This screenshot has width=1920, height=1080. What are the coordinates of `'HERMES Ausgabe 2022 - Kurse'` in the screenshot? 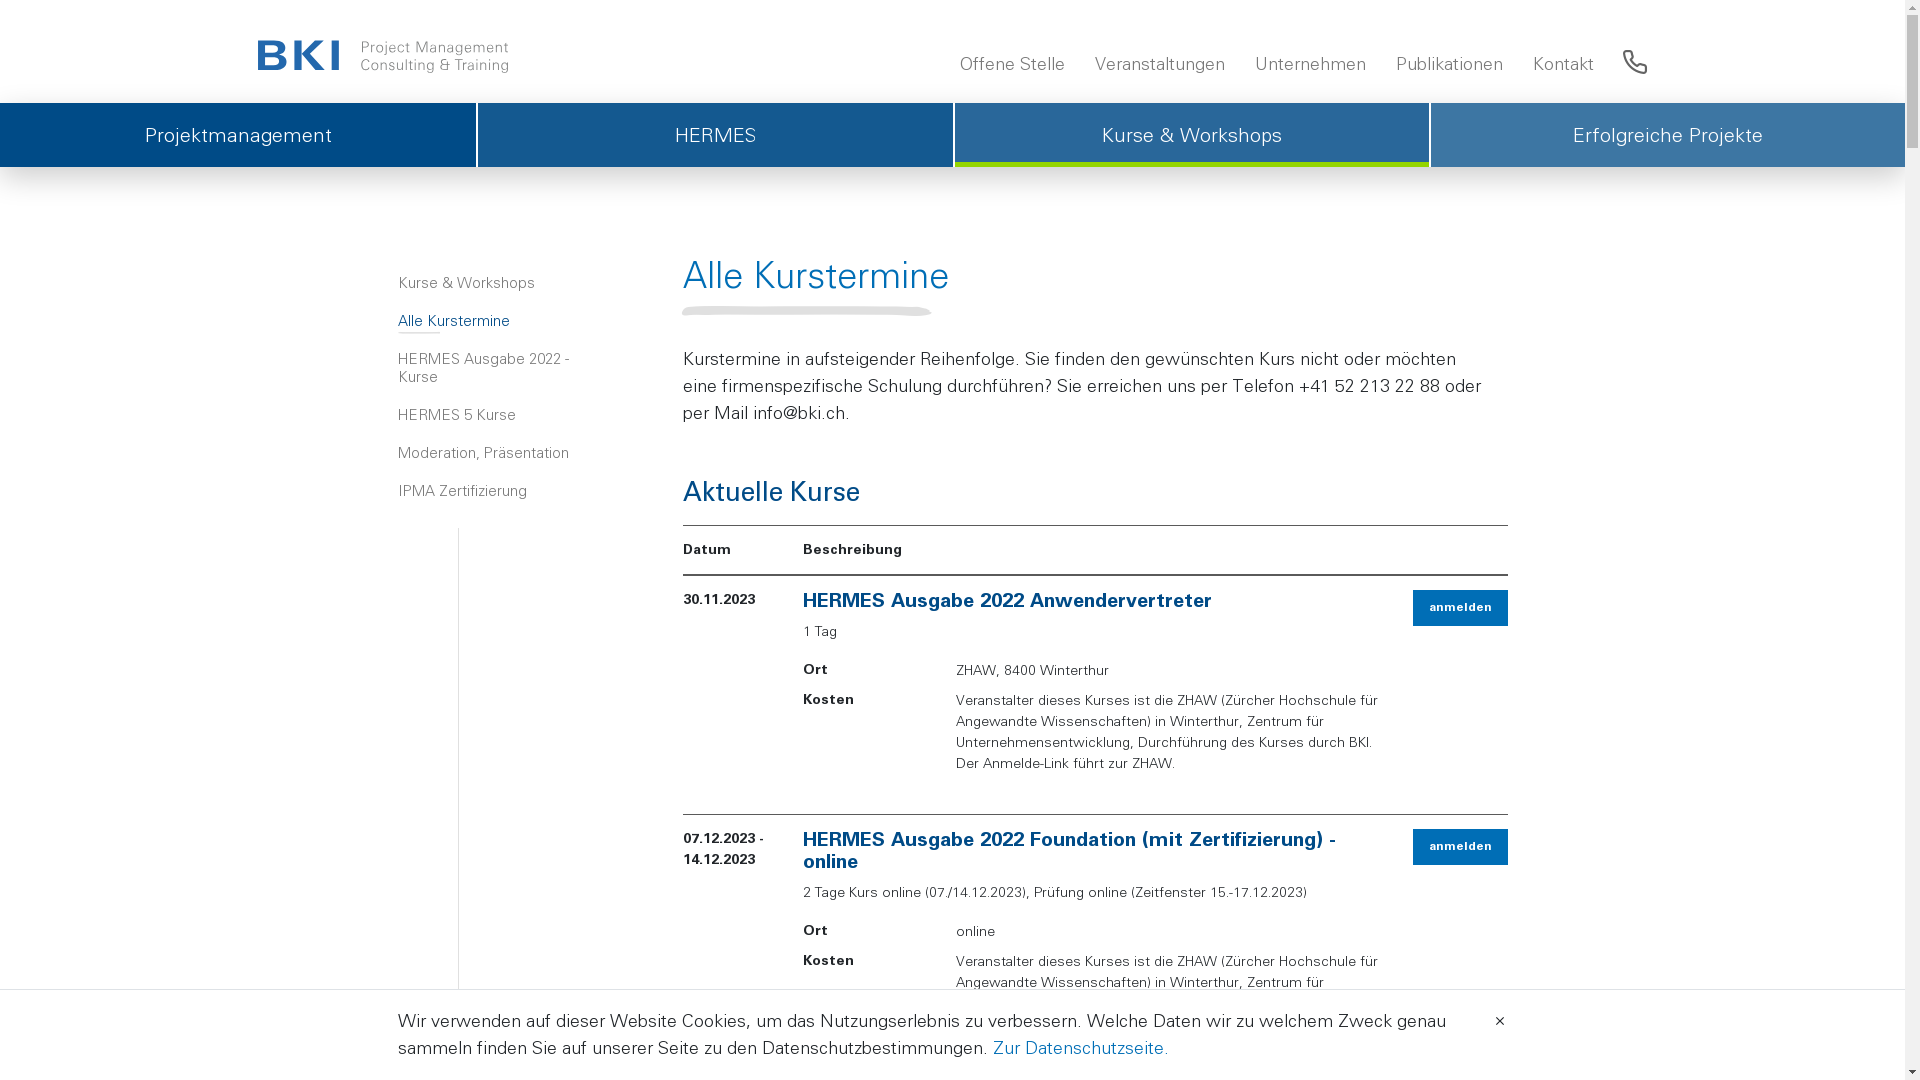 It's located at (503, 367).